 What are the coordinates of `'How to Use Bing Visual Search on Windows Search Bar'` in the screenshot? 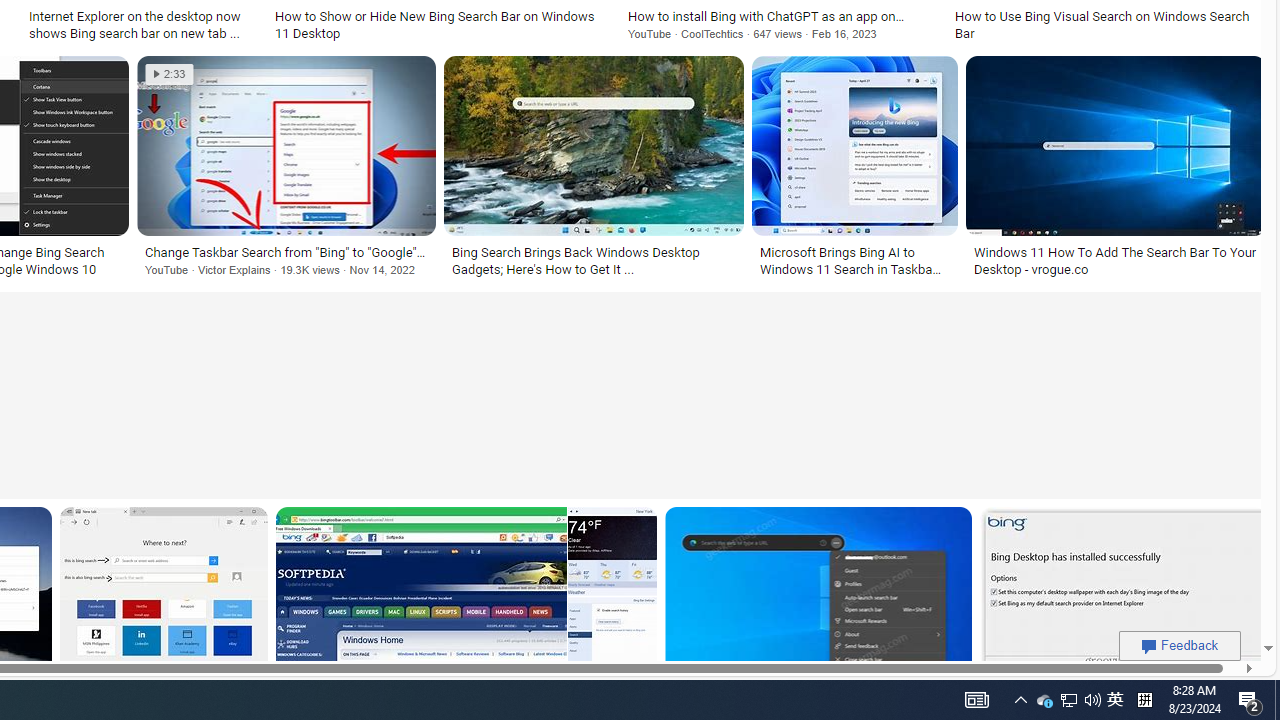 It's located at (1105, 24).